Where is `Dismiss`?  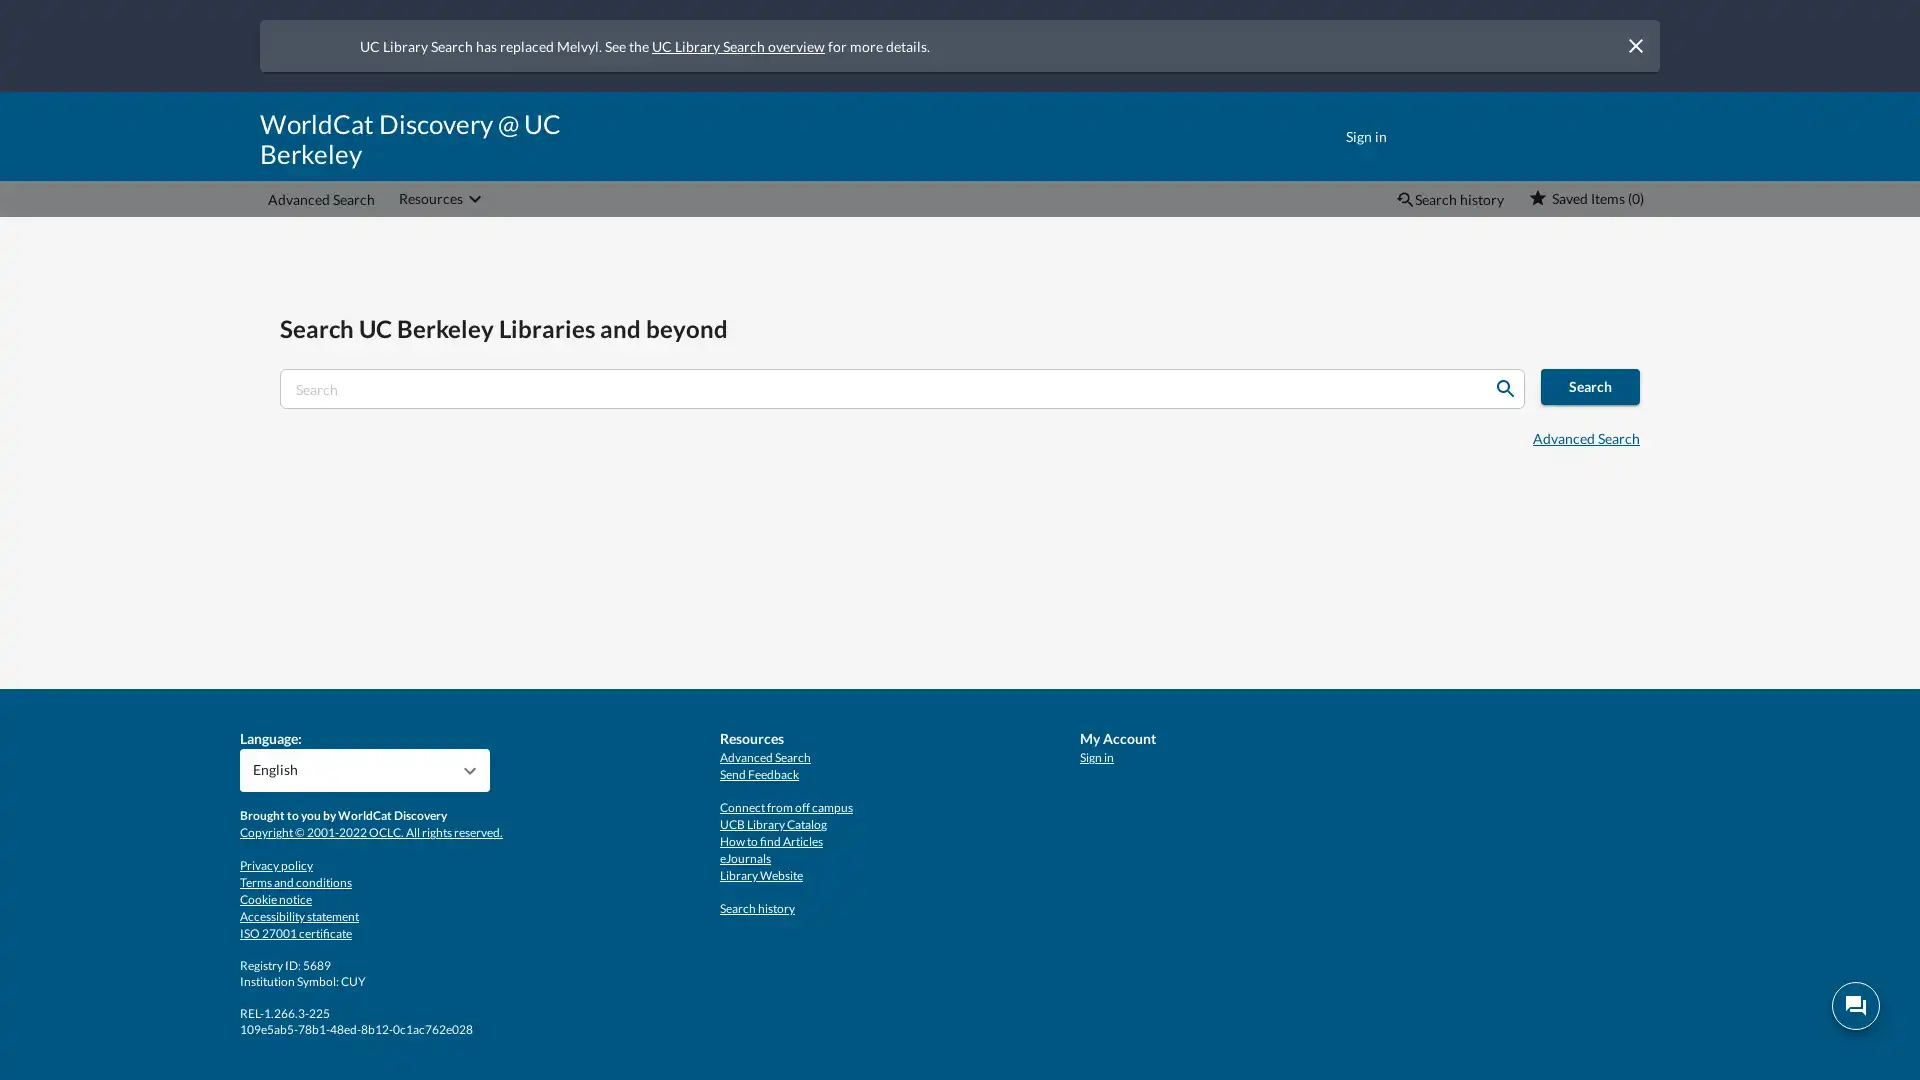
Dismiss is located at coordinates (1635, 45).